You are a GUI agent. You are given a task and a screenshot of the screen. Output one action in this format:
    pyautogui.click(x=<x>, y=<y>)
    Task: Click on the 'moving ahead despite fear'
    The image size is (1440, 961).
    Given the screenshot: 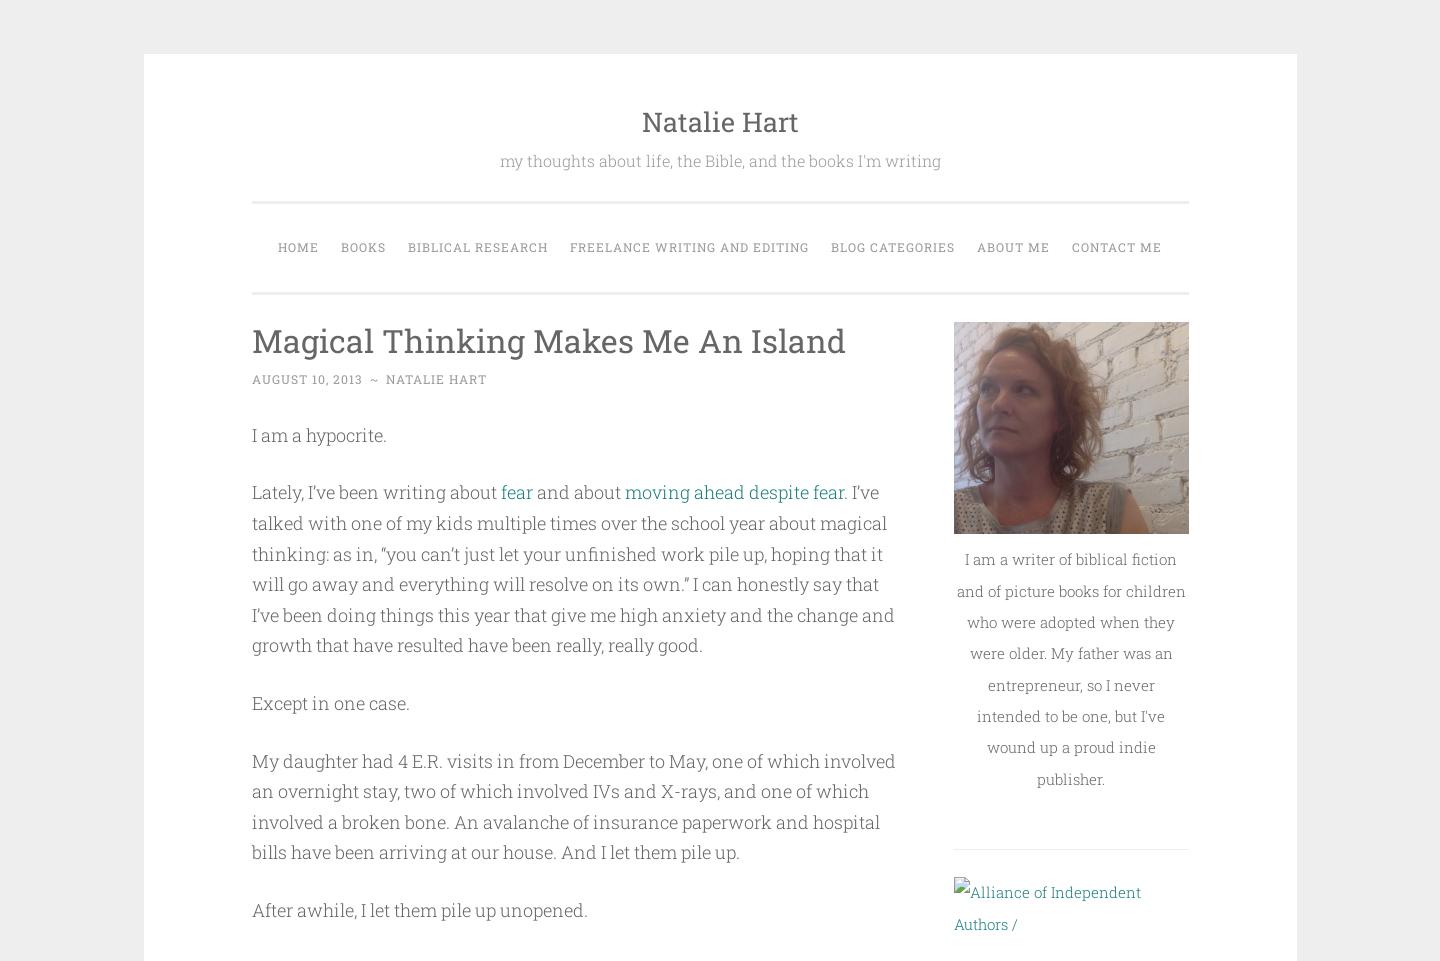 What is the action you would take?
    pyautogui.click(x=622, y=492)
    